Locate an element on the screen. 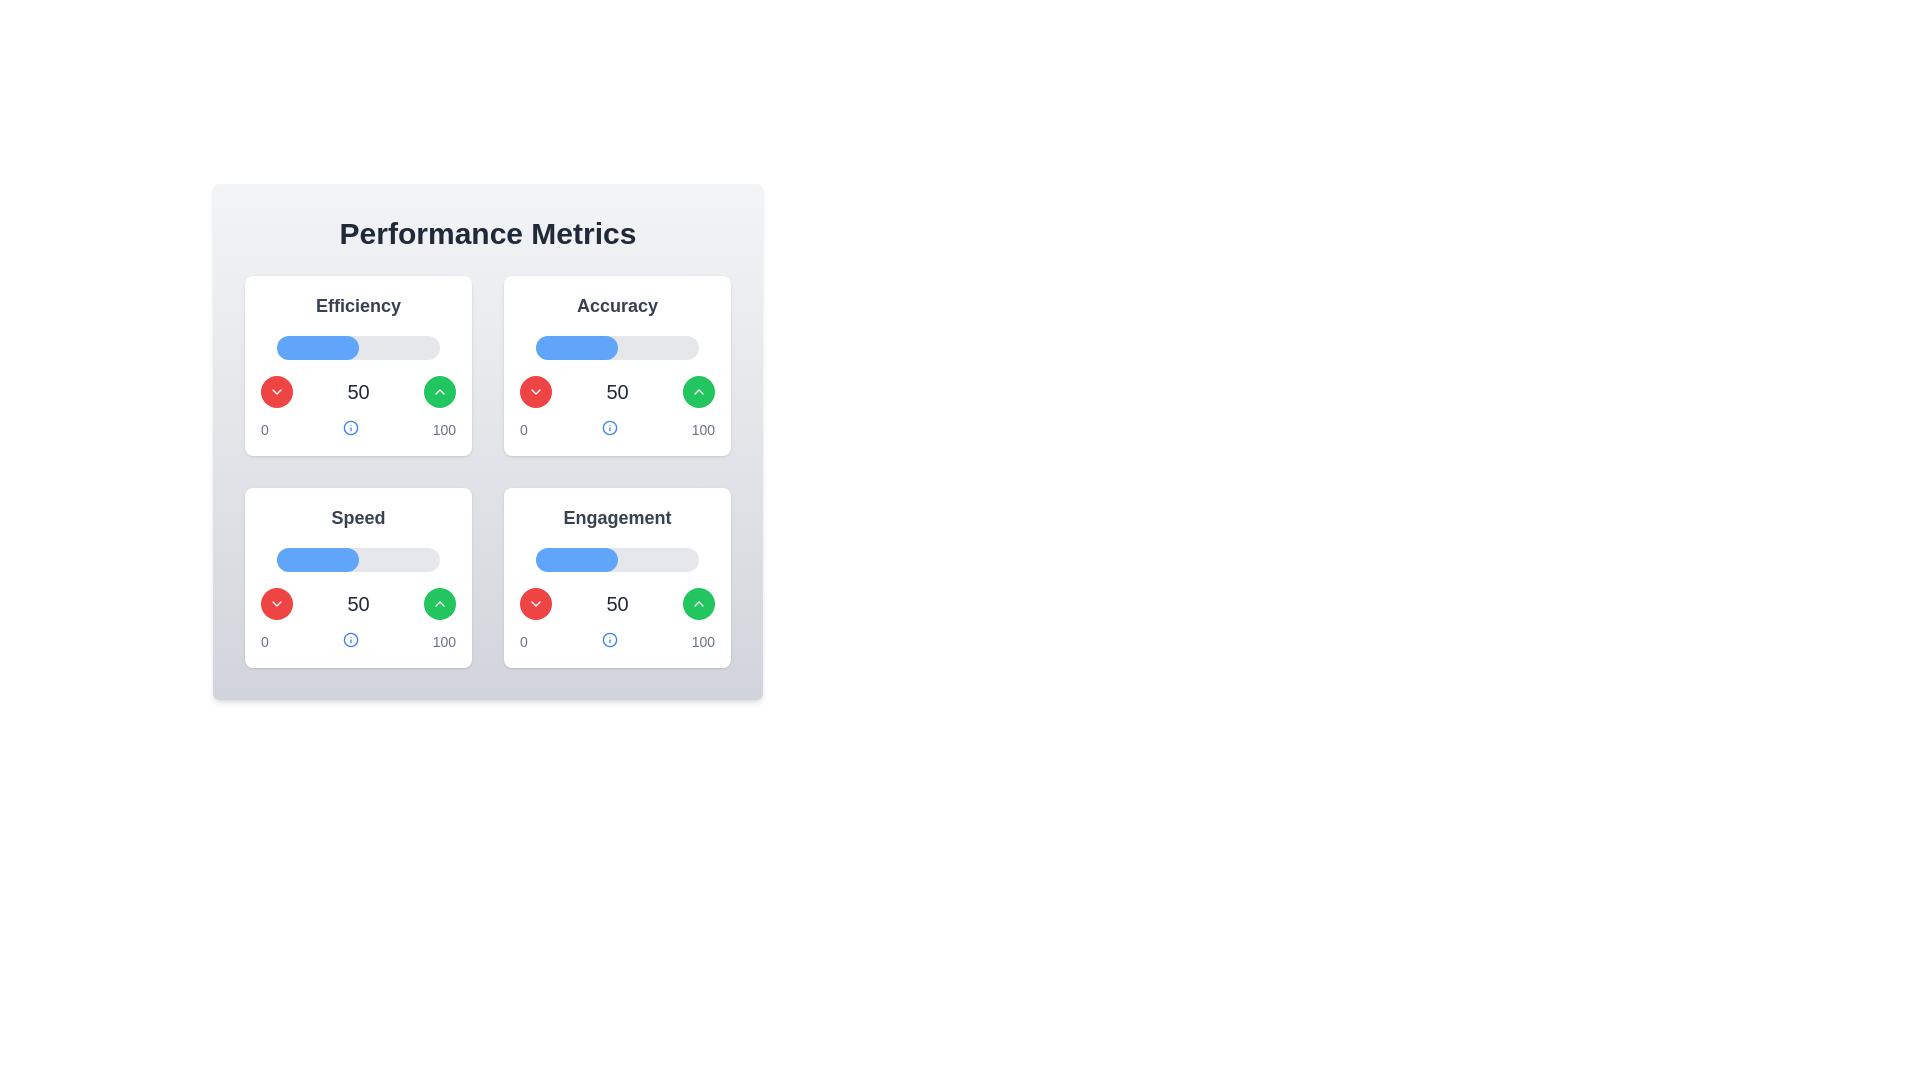 The image size is (1920, 1080). the small downward-pointing chevron icon within the circular red button located in the bottom-left corner of the 'Engagement' card is located at coordinates (536, 603).